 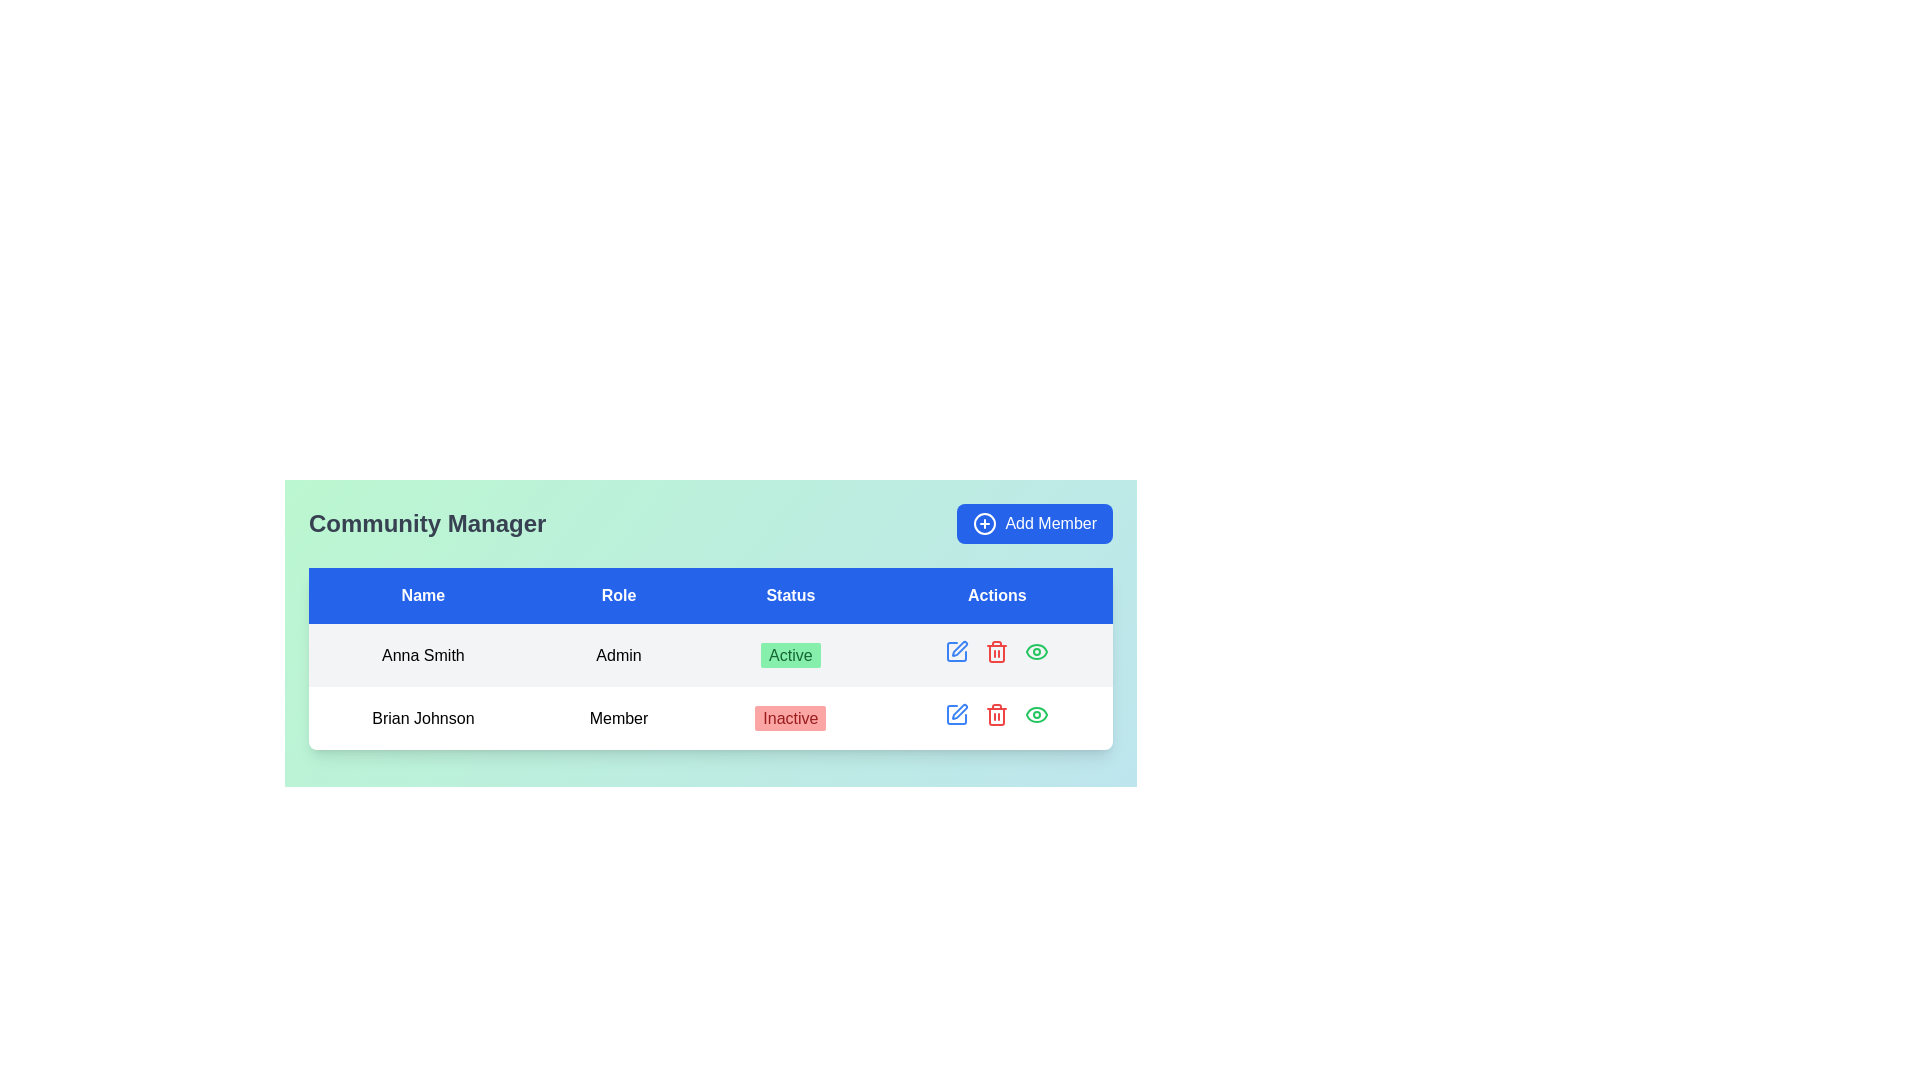 What do you see at coordinates (960, 648) in the screenshot?
I see `the edit icon resembling a pen or pencil located in the 'Actions' column of the second row corresponding to 'Brian Johnson's entry to initiate editing` at bounding box center [960, 648].